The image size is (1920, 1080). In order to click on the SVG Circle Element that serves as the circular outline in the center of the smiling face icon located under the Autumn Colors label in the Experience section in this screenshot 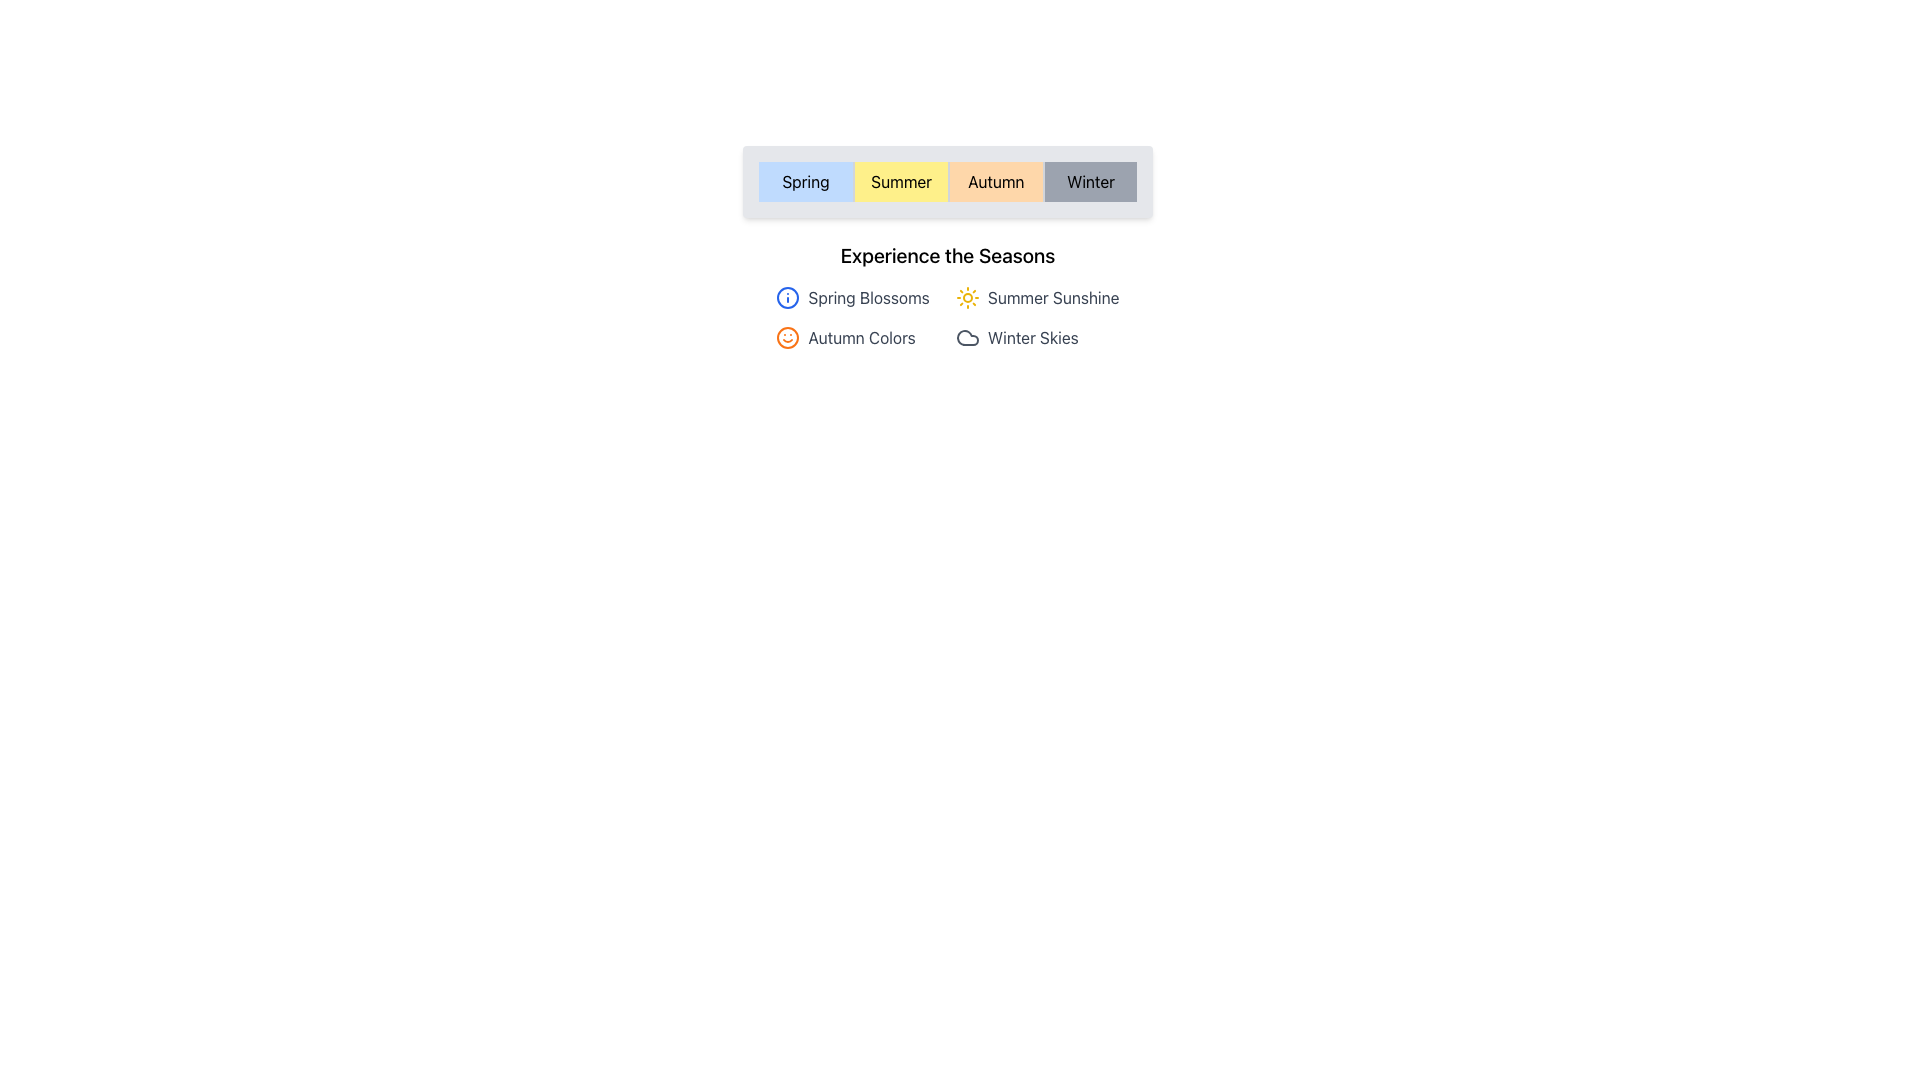, I will do `click(787, 337)`.